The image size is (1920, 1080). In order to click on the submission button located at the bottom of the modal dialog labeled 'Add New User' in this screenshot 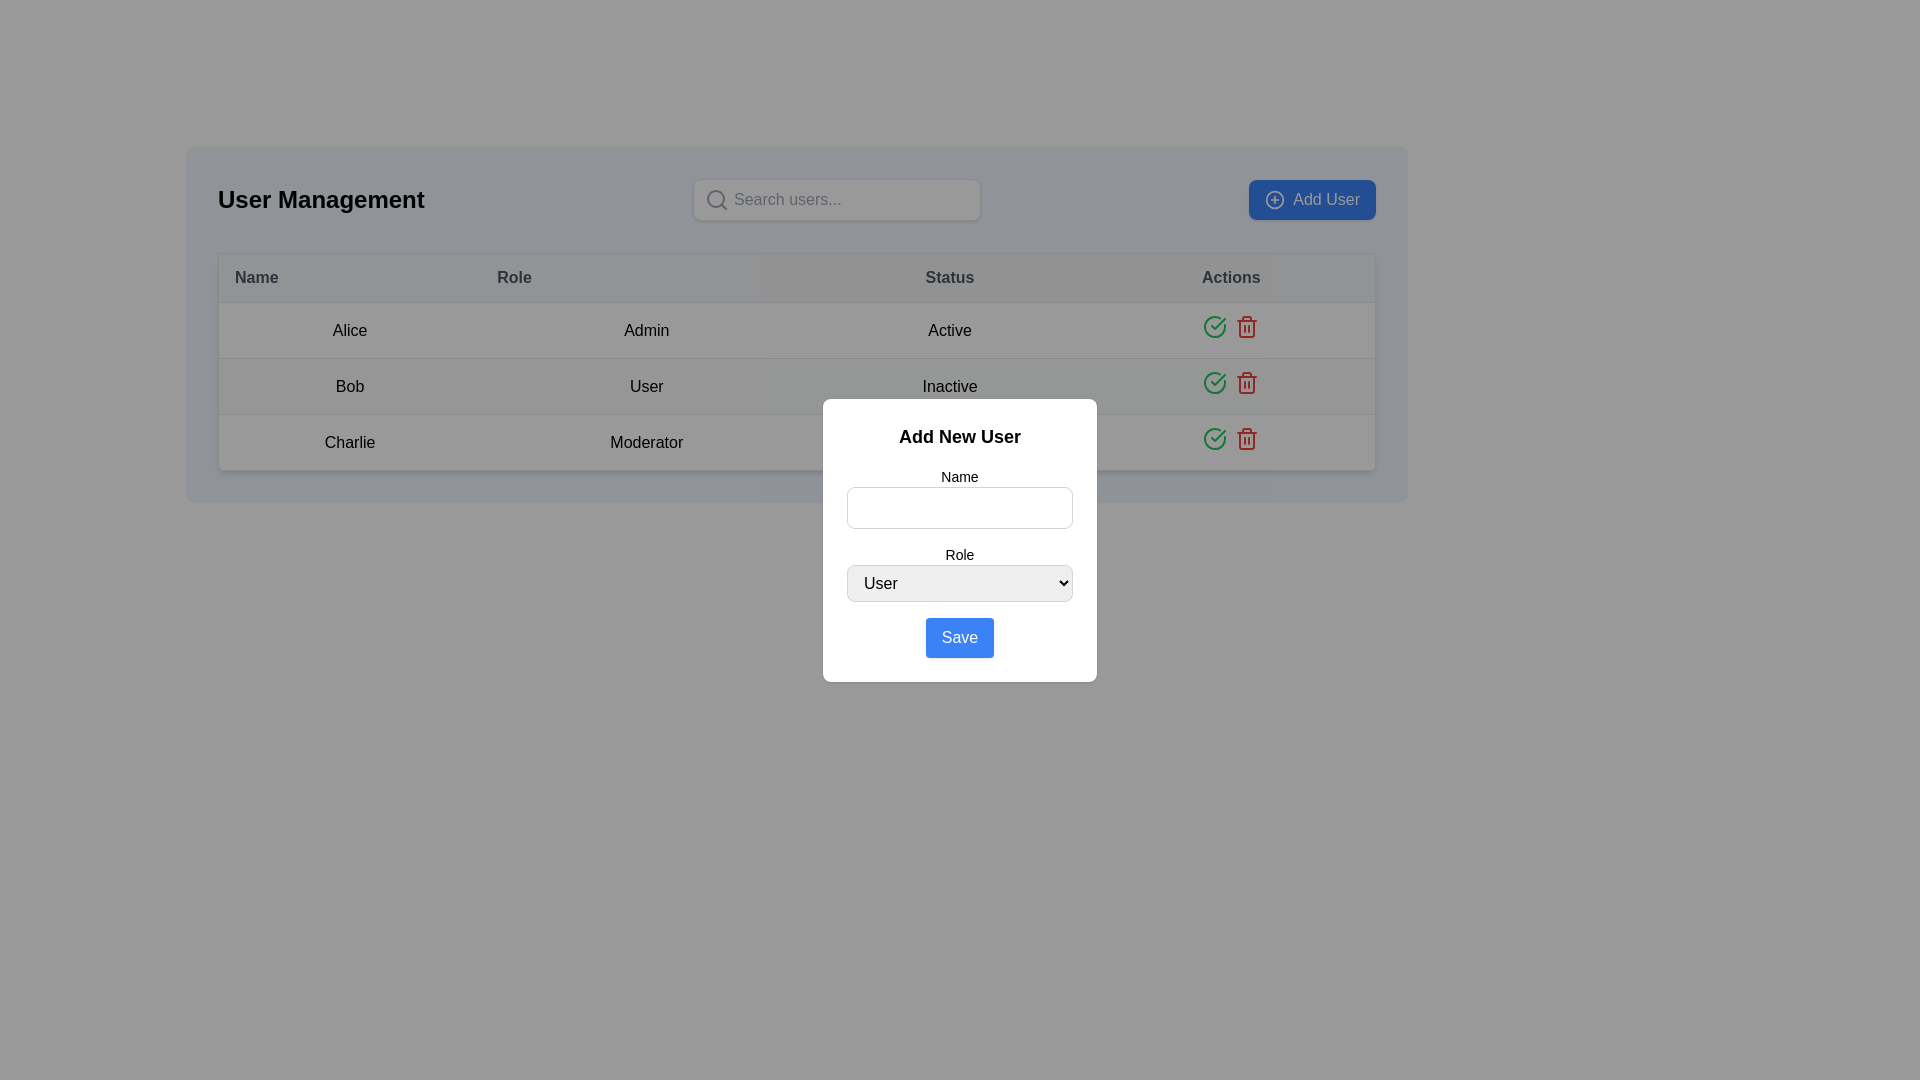, I will do `click(960, 637)`.